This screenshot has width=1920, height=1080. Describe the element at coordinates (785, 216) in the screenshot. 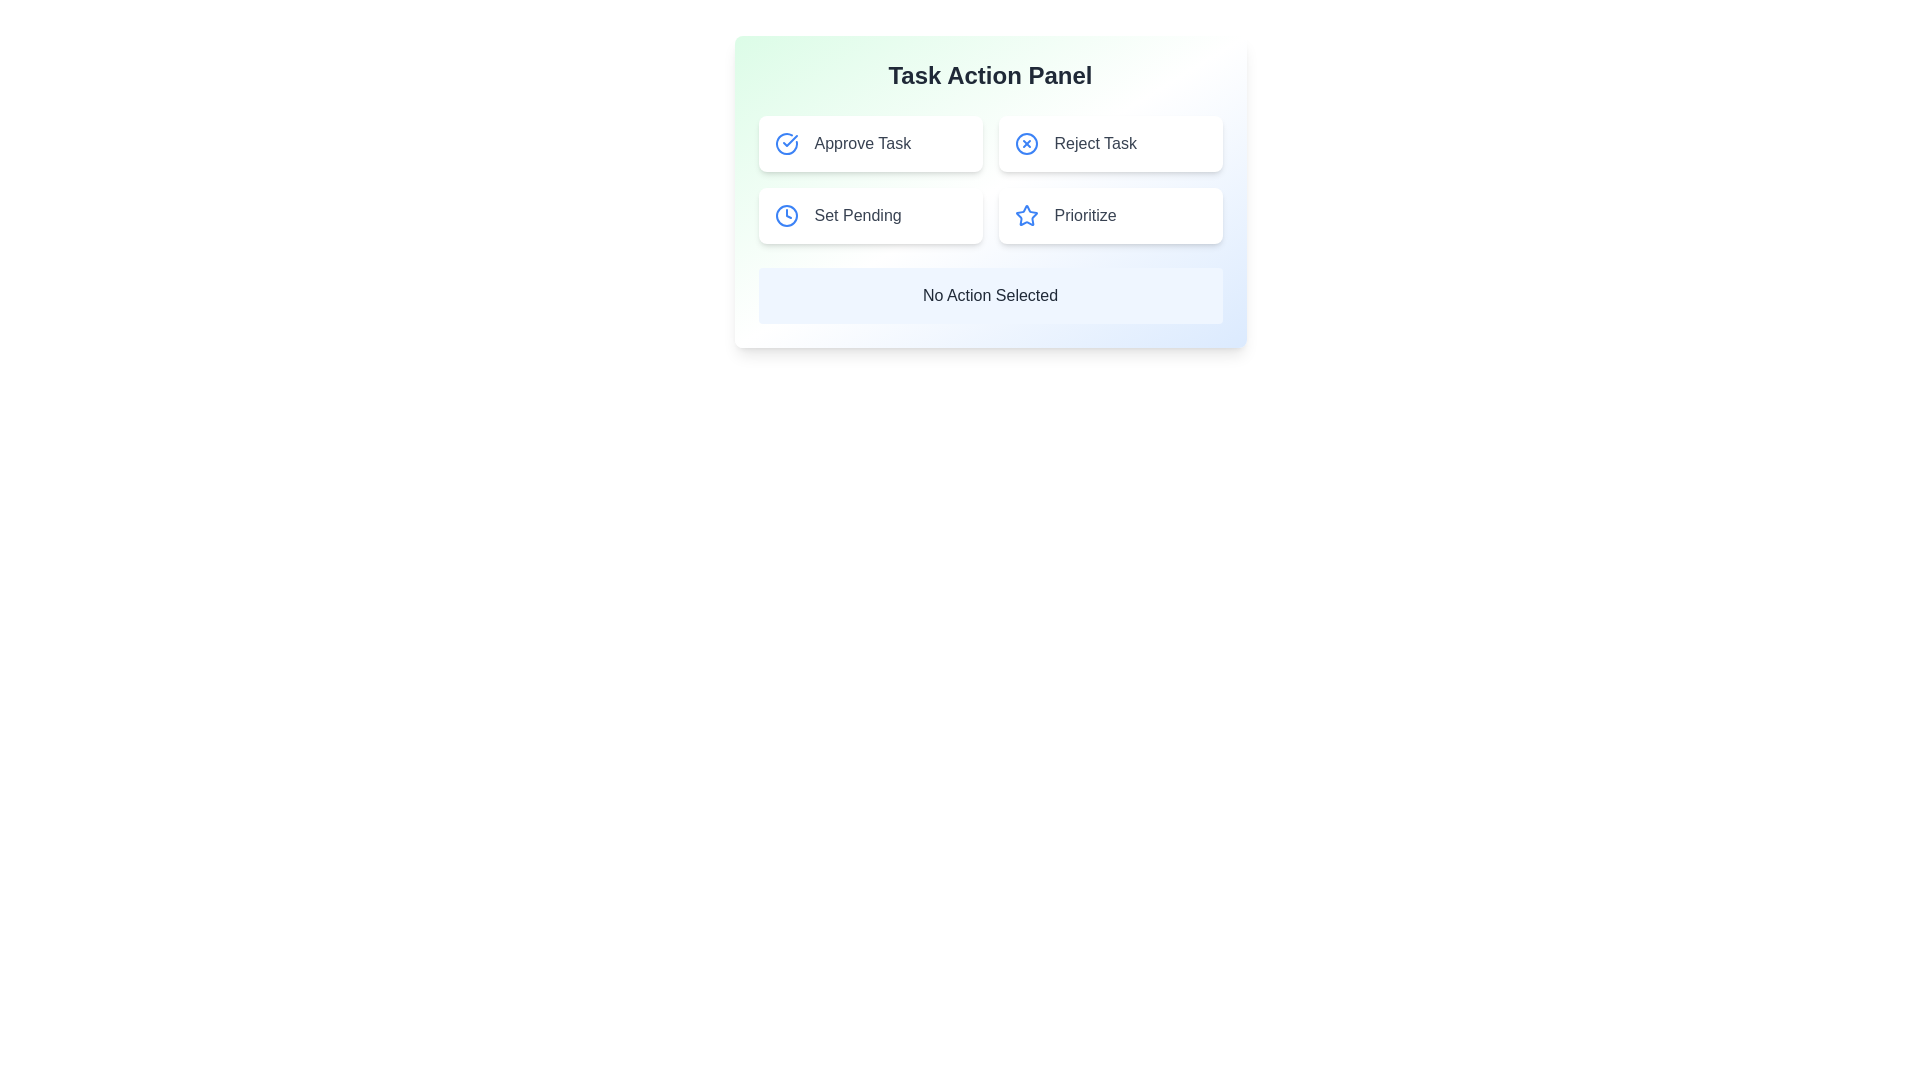

I see `the SVG circle element that is part of the clock icon within the 'Set Pending' button in the 'Task Action Panel'` at that location.